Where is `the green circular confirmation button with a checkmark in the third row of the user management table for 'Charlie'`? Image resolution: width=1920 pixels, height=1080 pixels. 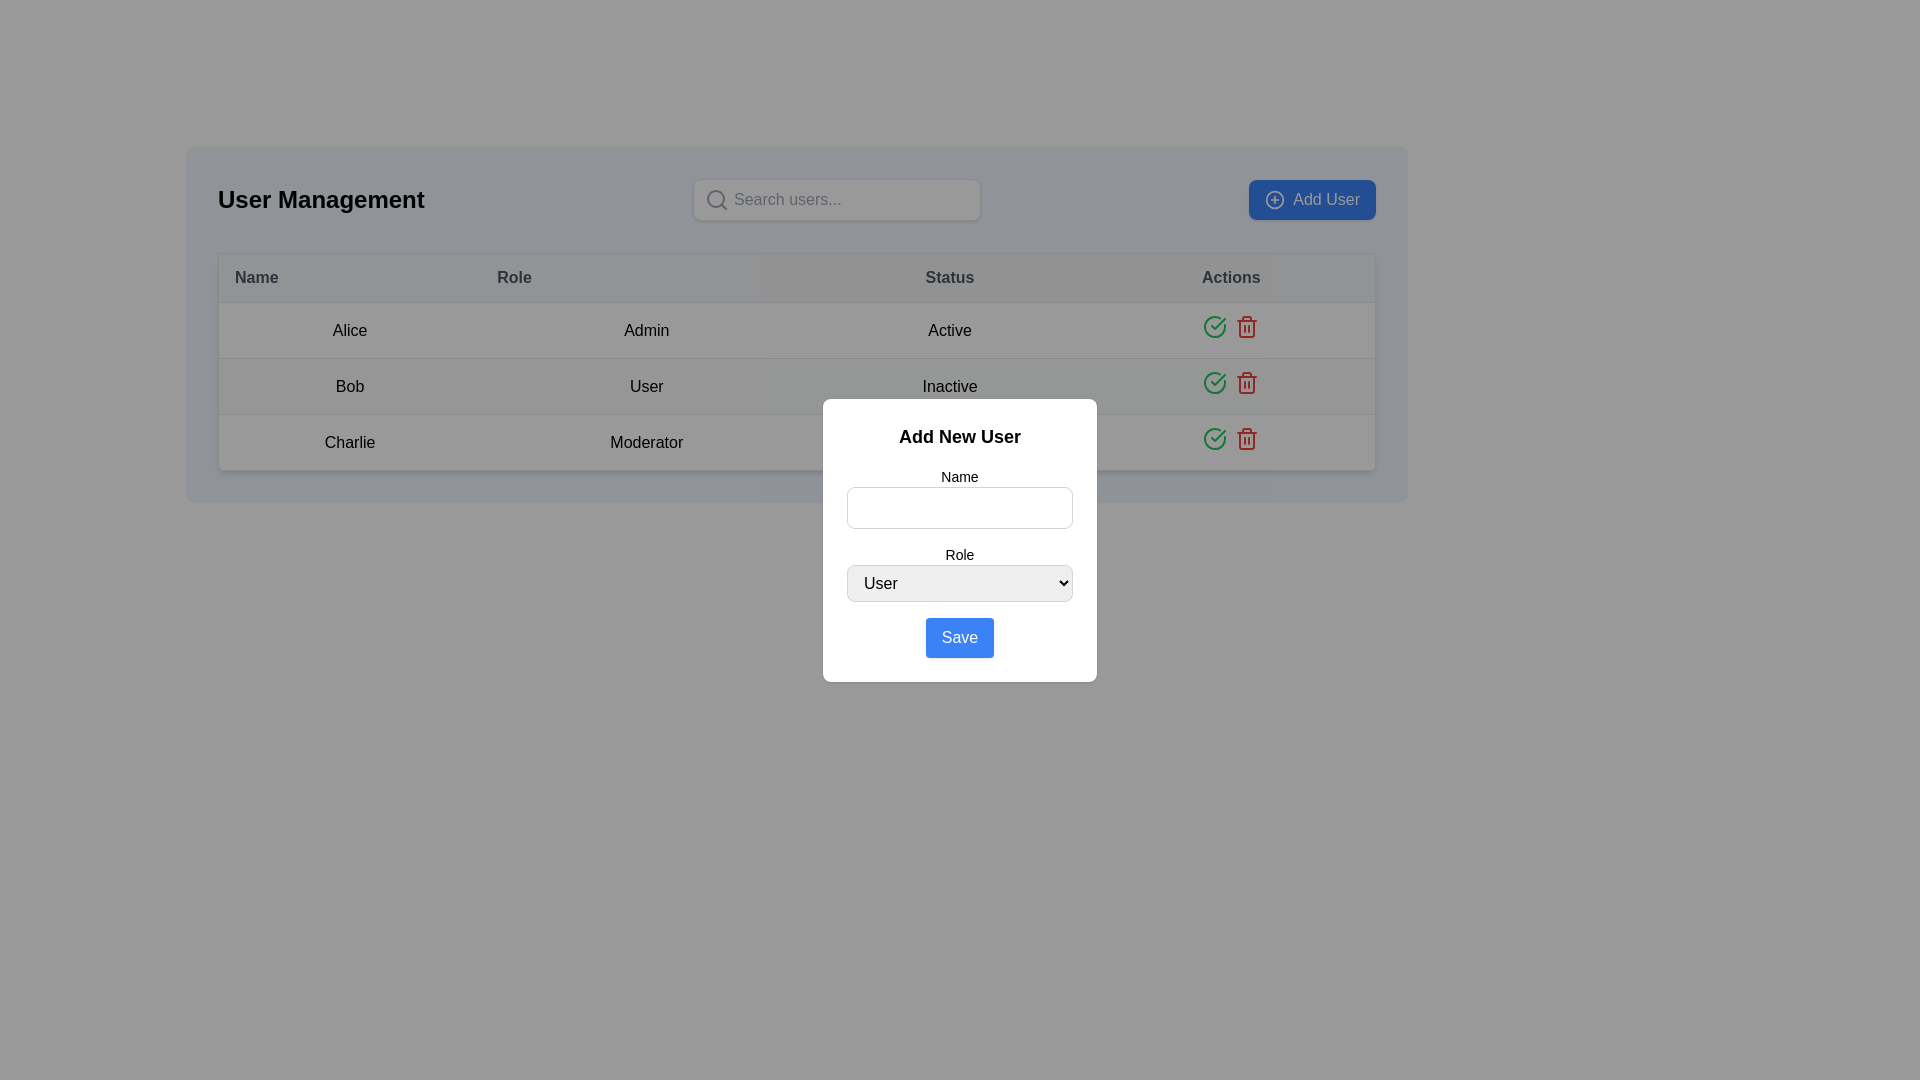
the green circular confirmation button with a checkmark in the third row of the user management table for 'Charlie' is located at coordinates (1214, 438).